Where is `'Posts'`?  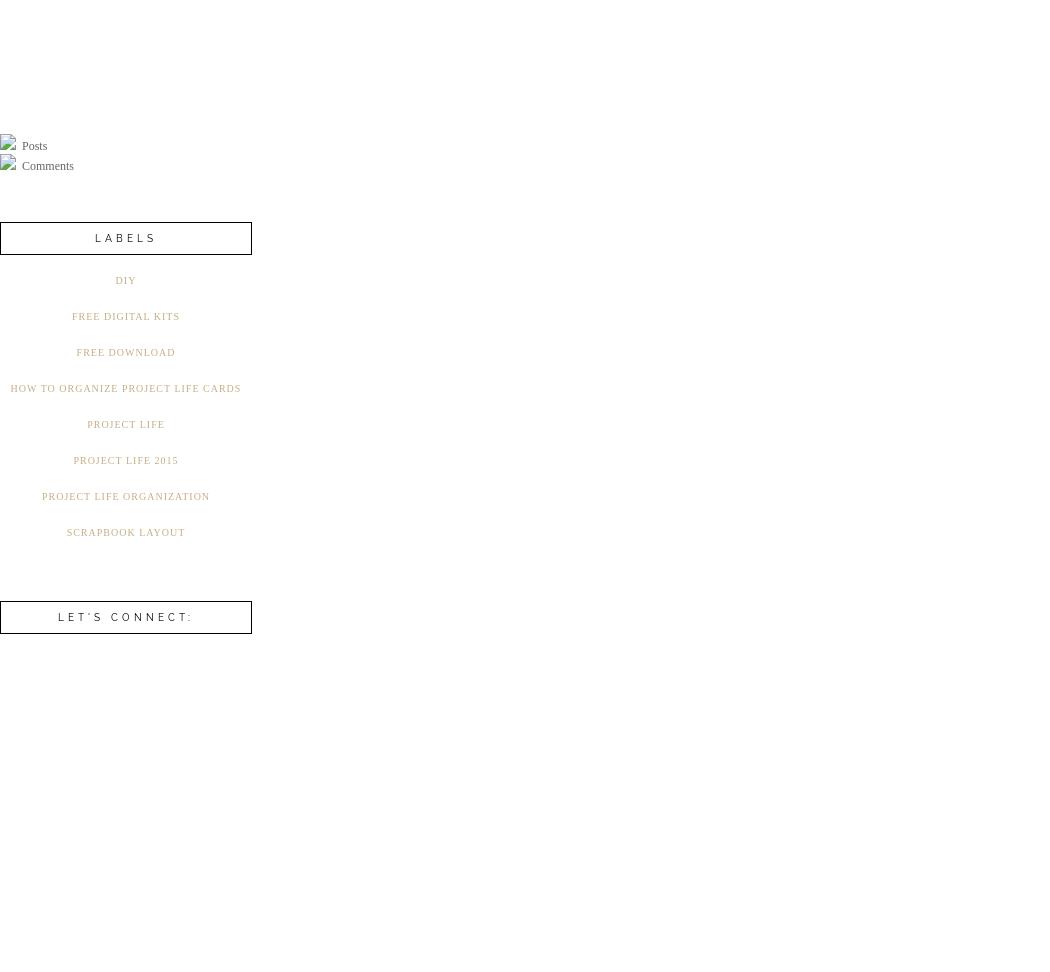 'Posts' is located at coordinates (32, 145).